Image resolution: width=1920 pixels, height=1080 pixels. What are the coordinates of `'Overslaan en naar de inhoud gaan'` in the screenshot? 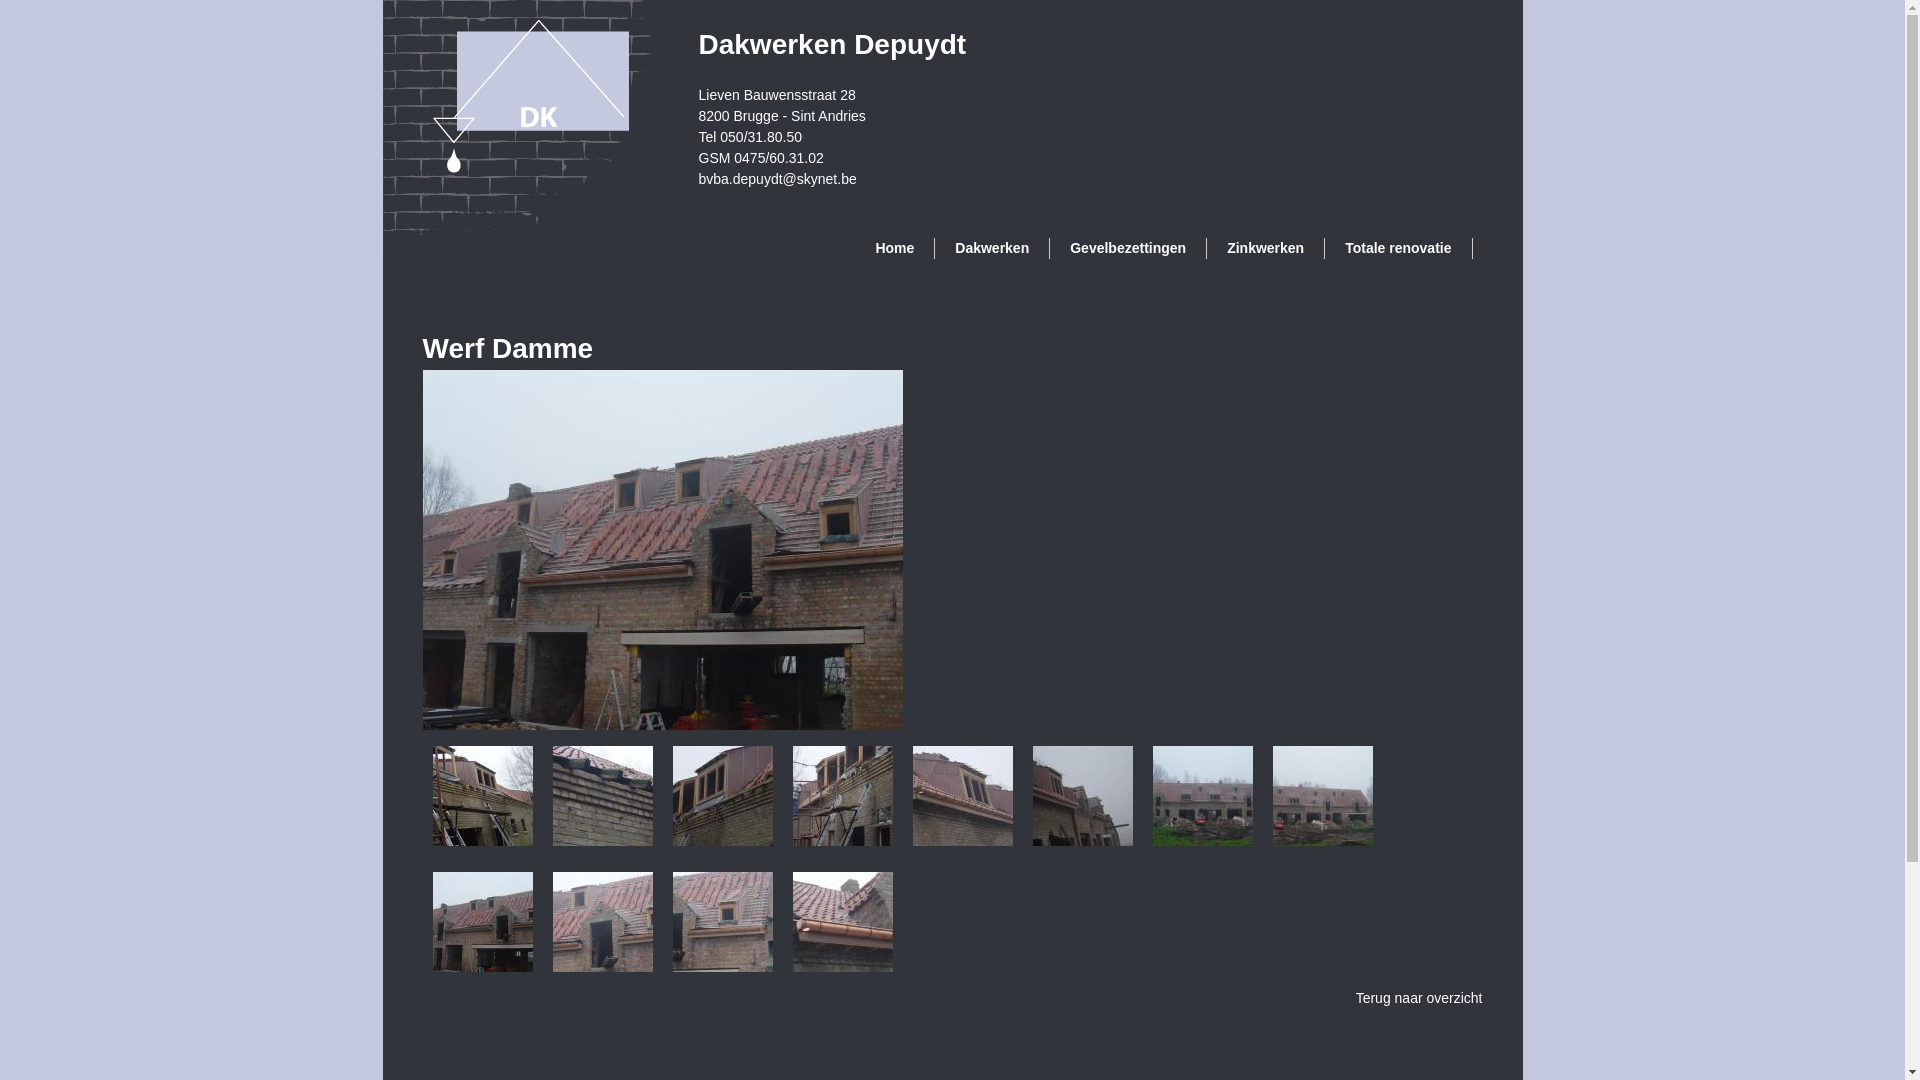 It's located at (868, 0).